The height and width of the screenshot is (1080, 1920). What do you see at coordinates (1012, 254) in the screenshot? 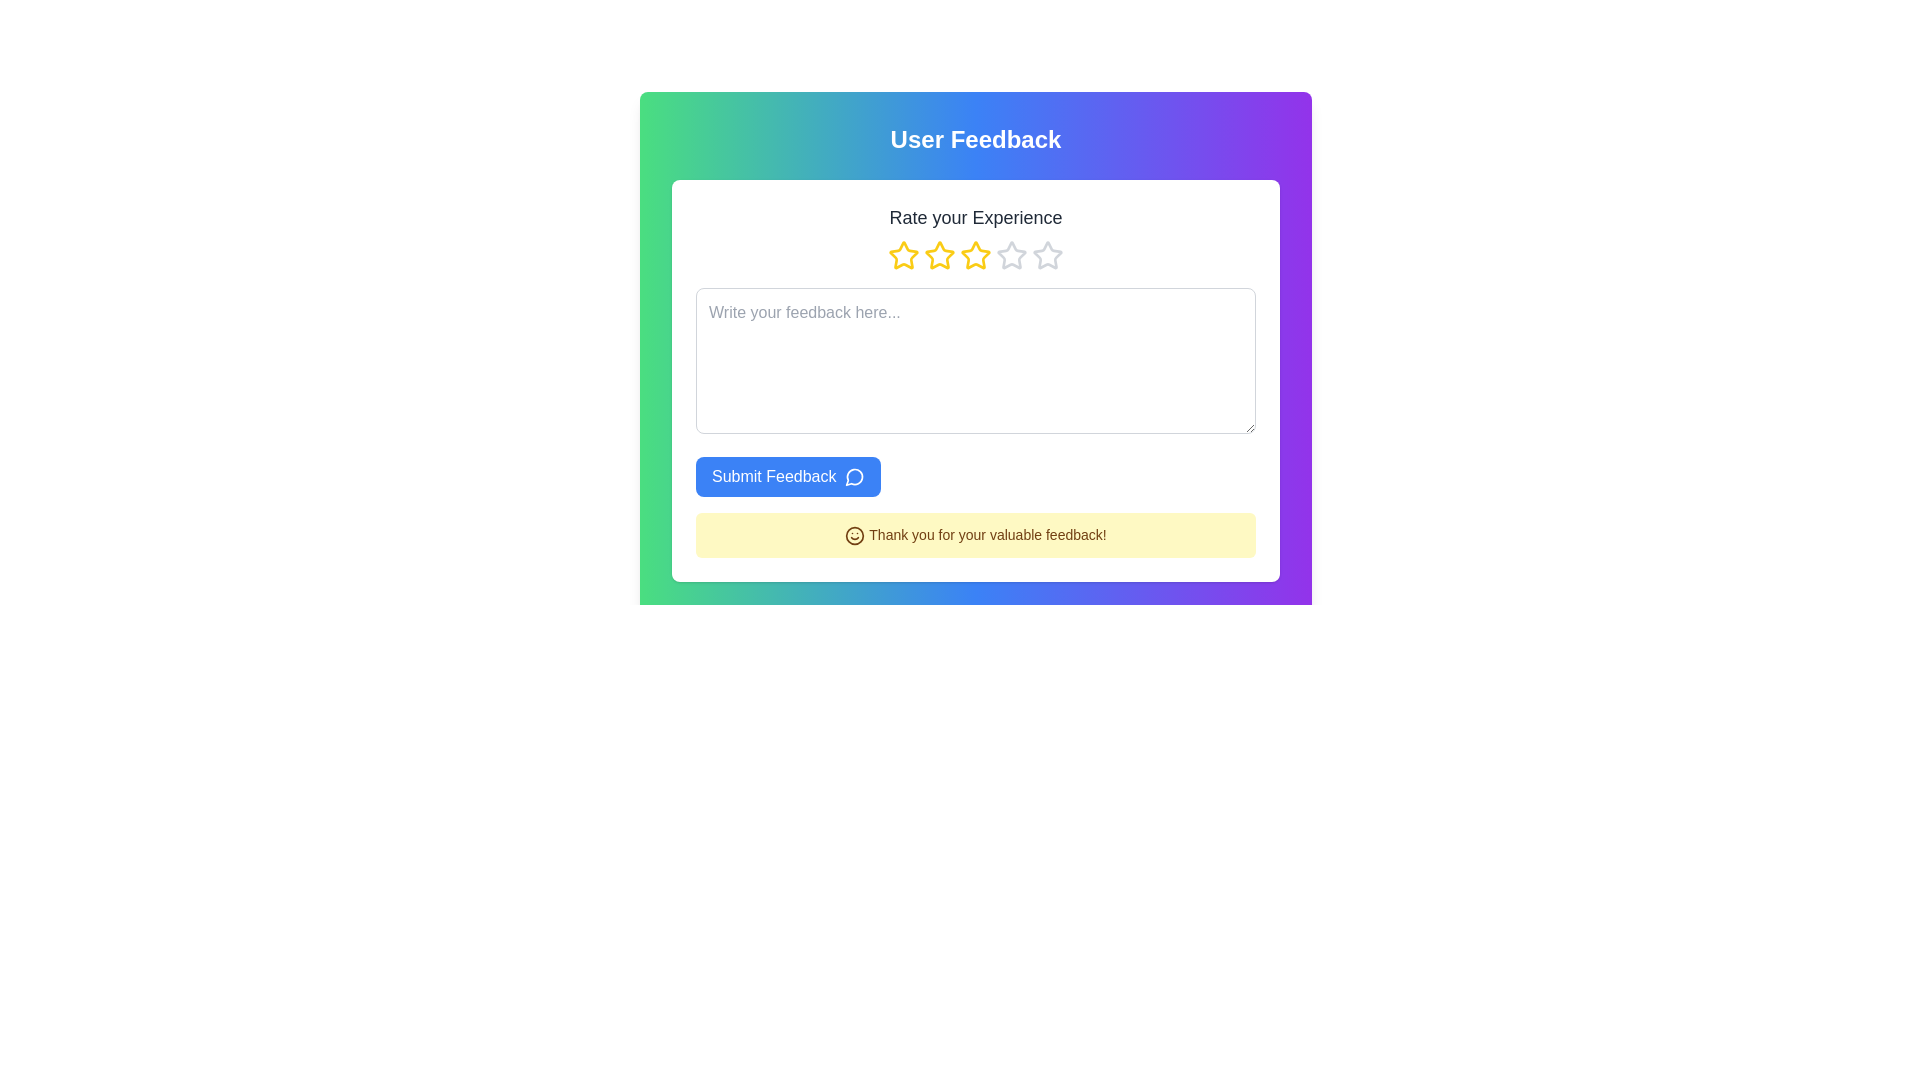
I see `from the fourth star-shaped rating icon, which has a hollow white center and faint gray outline` at bounding box center [1012, 254].